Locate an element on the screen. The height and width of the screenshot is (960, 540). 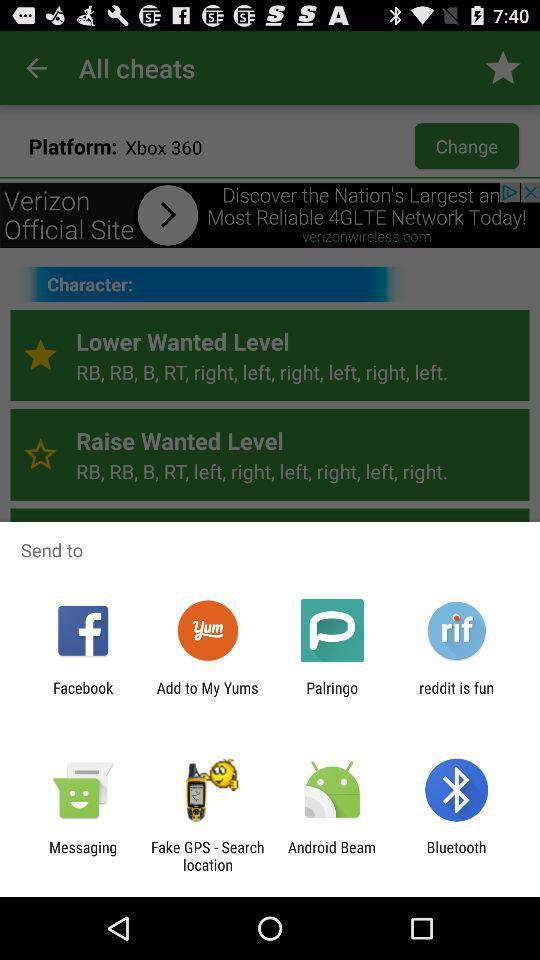
the app to the right of add to my is located at coordinates (332, 696).